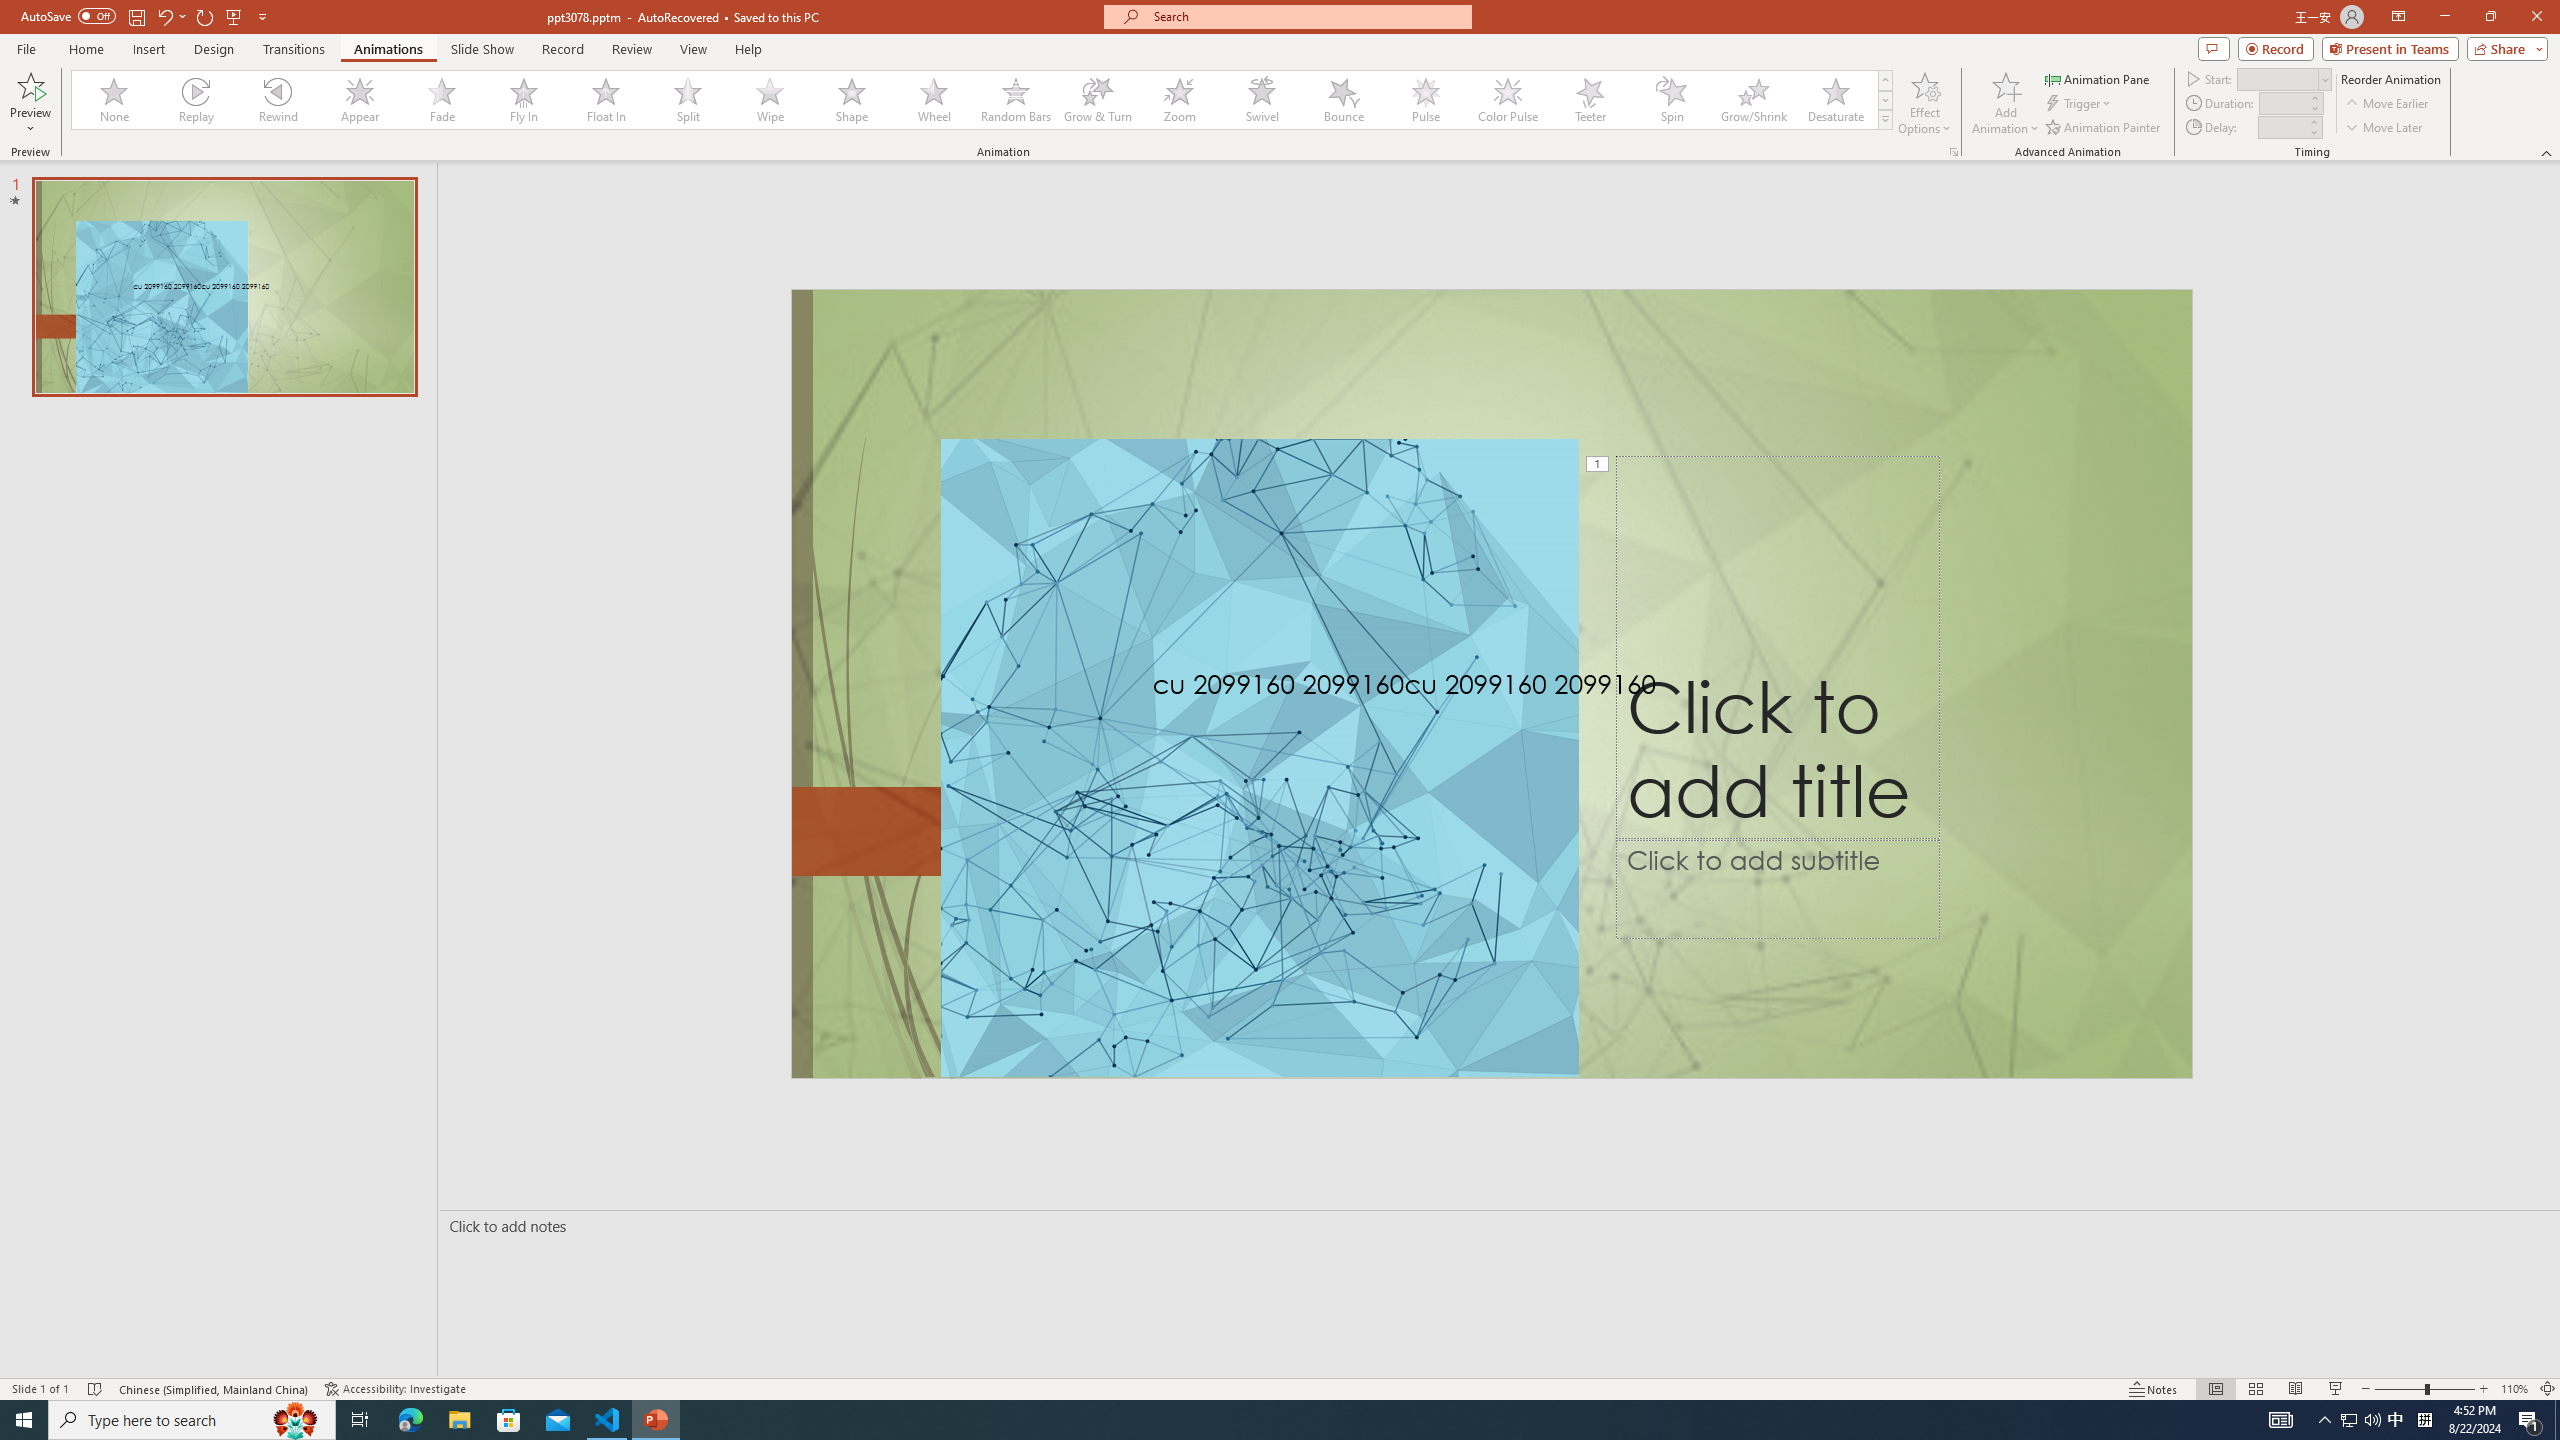 Image resolution: width=2560 pixels, height=1440 pixels. I want to click on 'Animation Pane', so click(2099, 78).